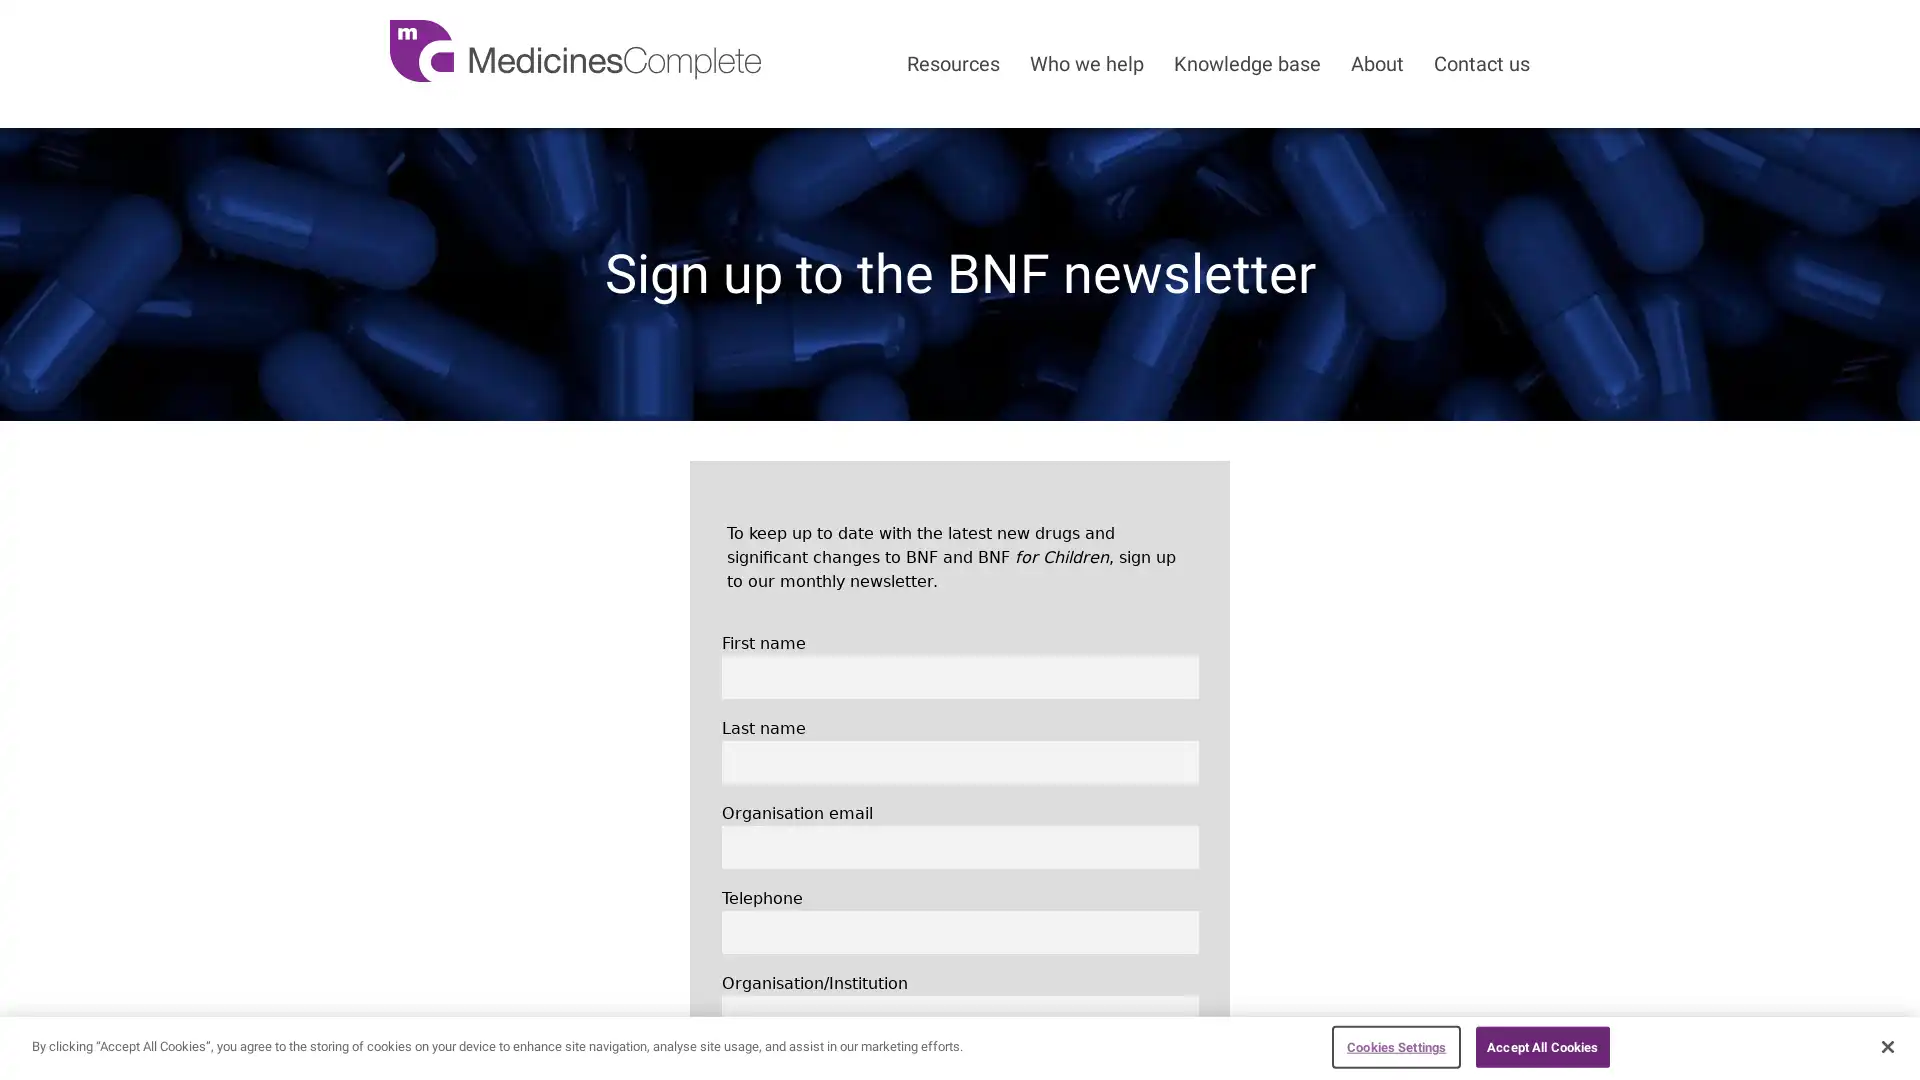 The image size is (1920, 1080). I want to click on Cookies Settings, so click(1395, 1045).